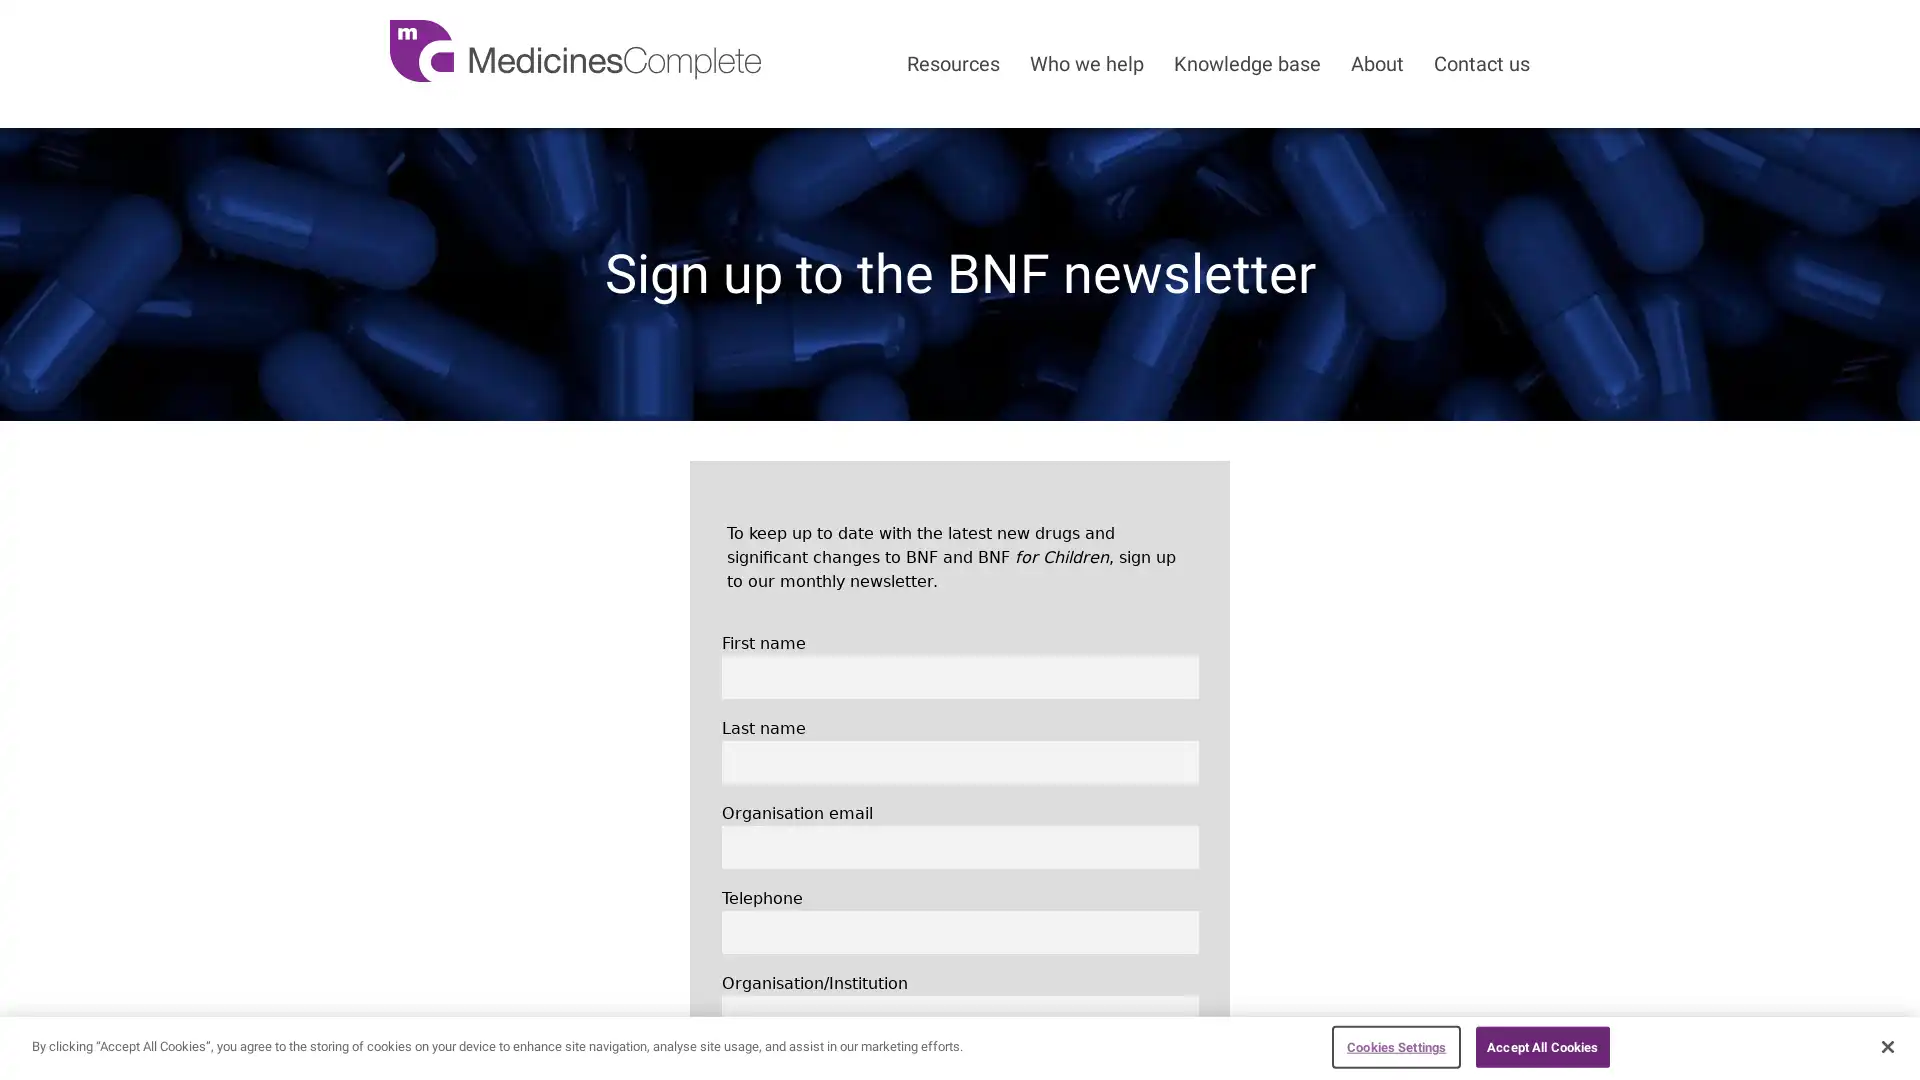 The image size is (1920, 1080). I want to click on Cookies Settings, so click(1395, 1045).